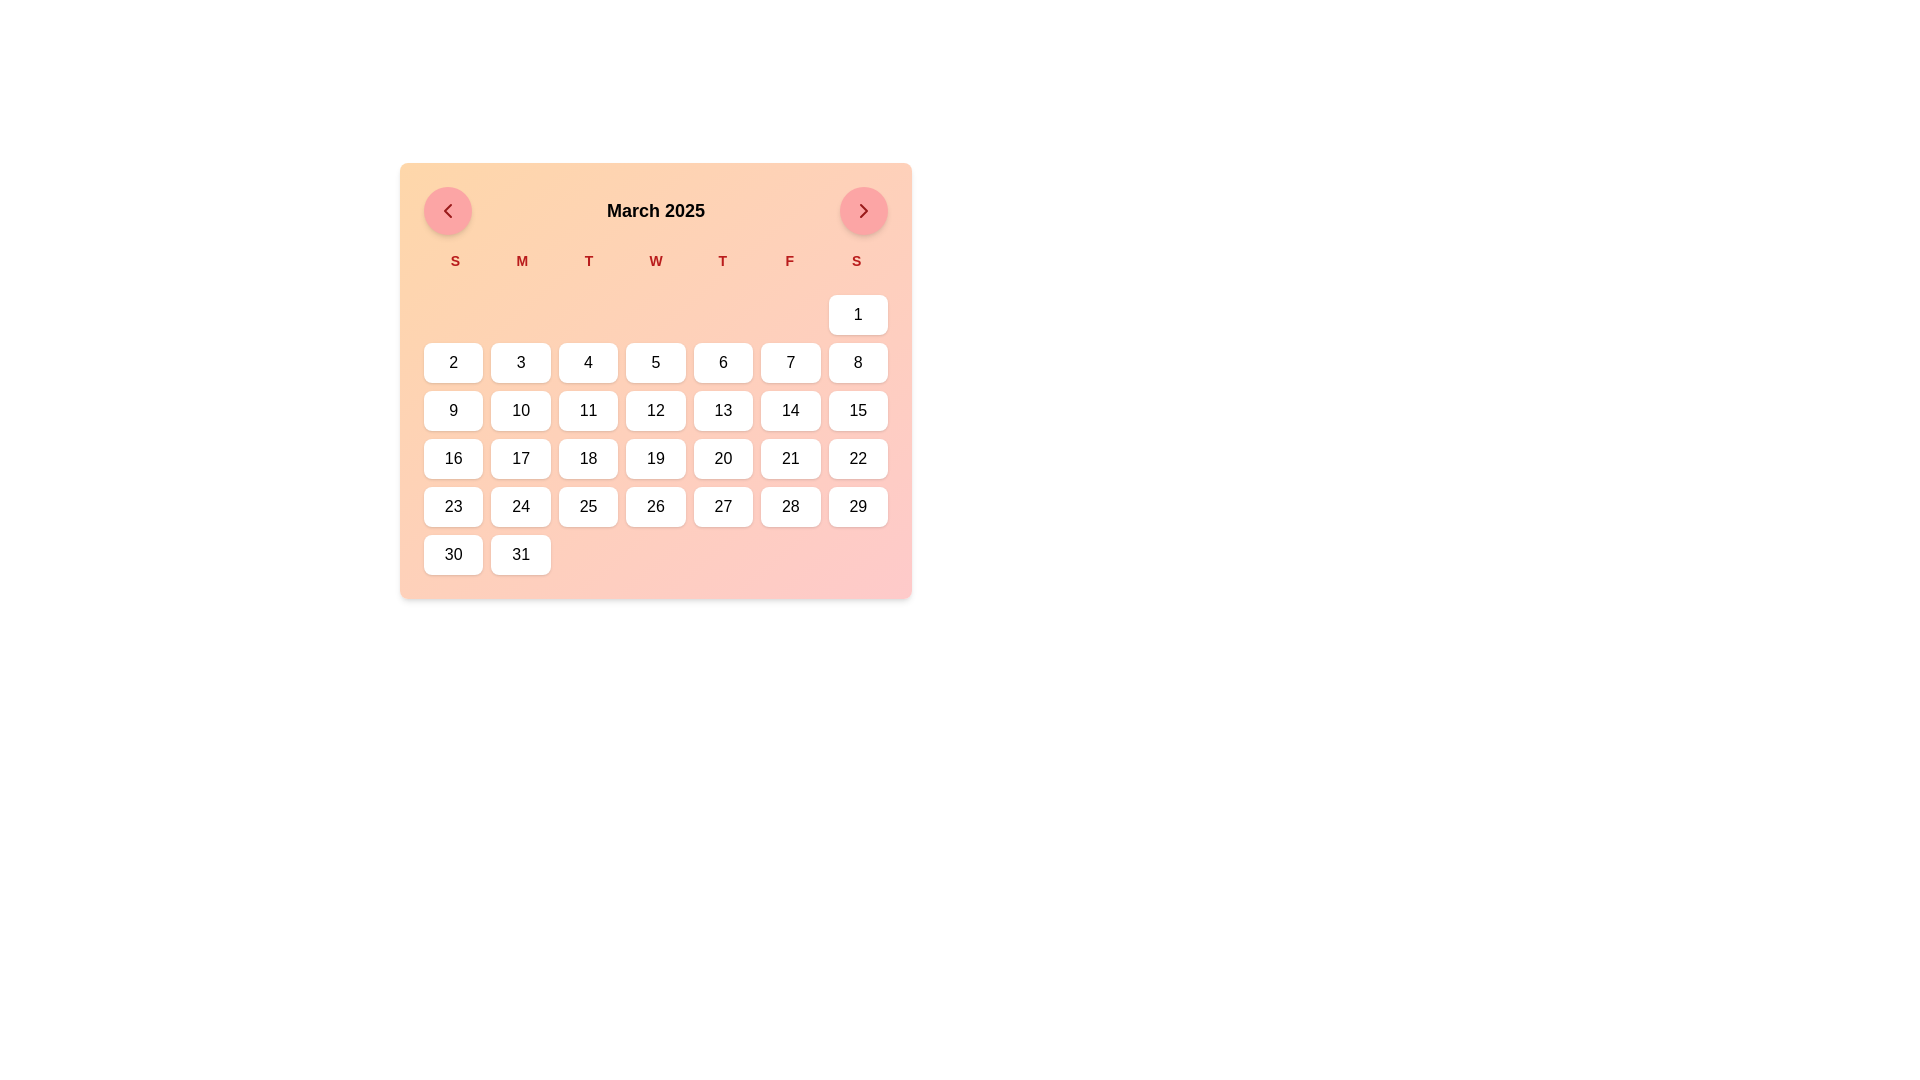  Describe the element at coordinates (656, 459) in the screenshot. I see `the button labeled '19'` at that location.